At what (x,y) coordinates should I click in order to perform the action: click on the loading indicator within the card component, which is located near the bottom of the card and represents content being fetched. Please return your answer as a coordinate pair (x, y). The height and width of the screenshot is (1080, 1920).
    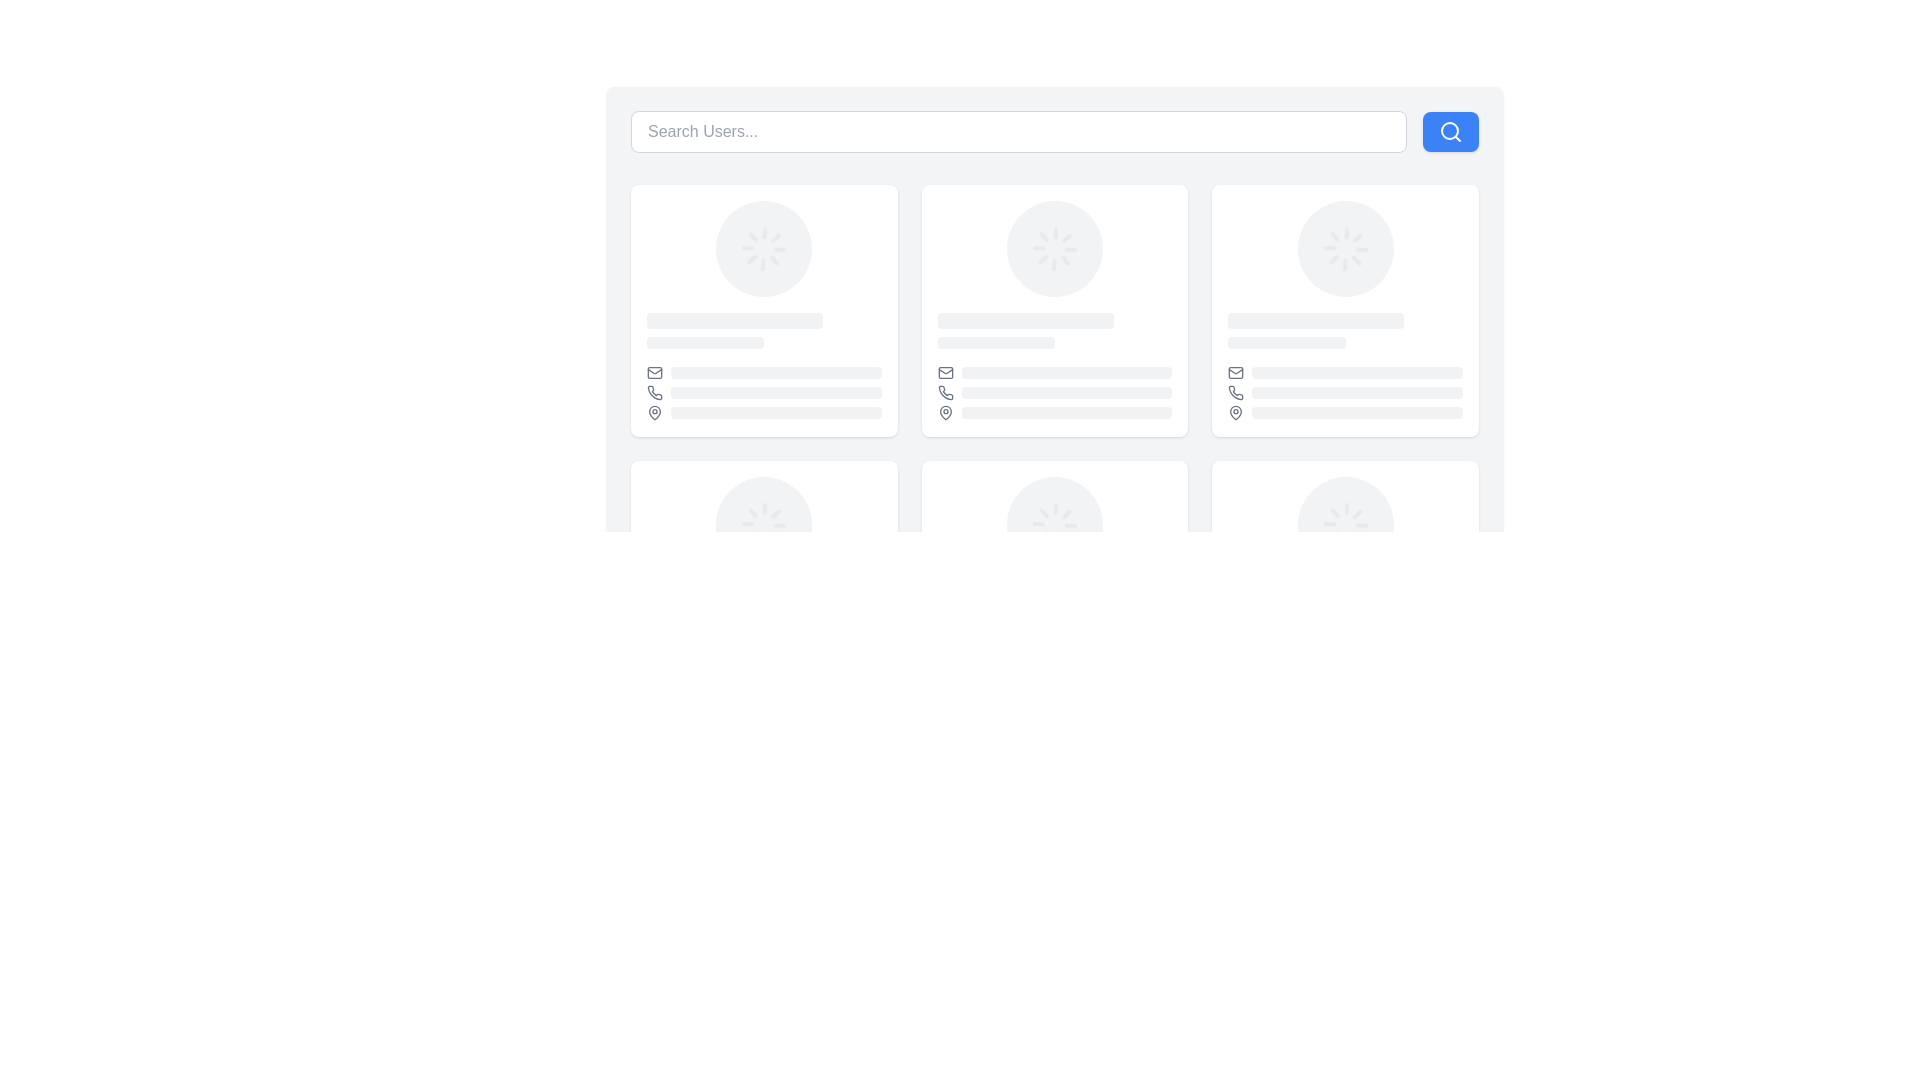
    Looking at the image, I should click on (1054, 605).